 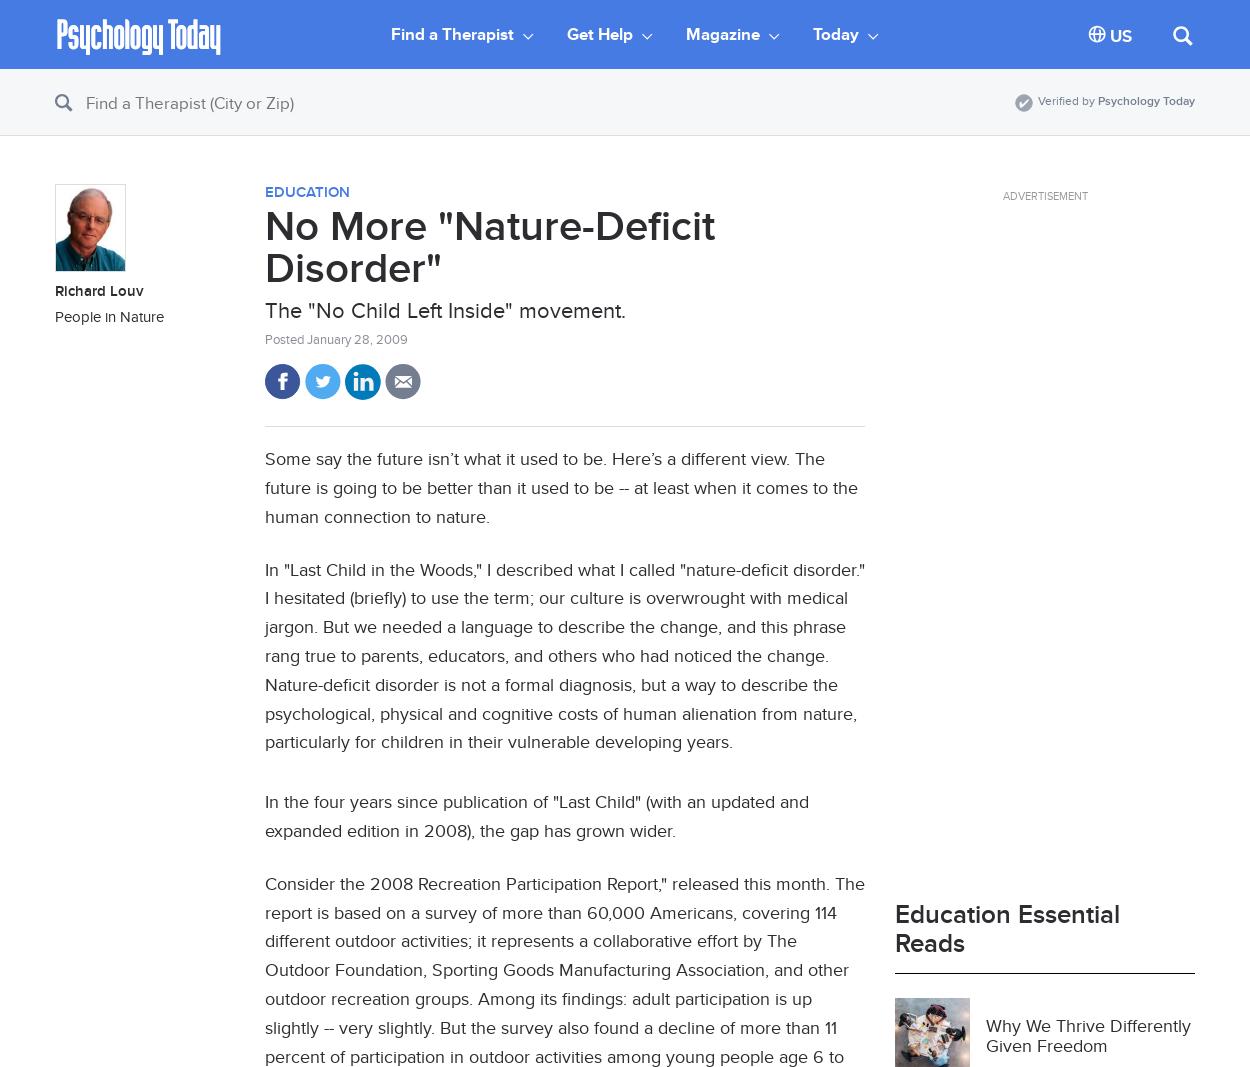 What do you see at coordinates (561, 485) in the screenshot?
I see `'Some say the future isn’t what it used to be. Here’s a different view. The future is going to be better than it used to be -- at least when it comes to the human connection to nature.'` at bounding box center [561, 485].